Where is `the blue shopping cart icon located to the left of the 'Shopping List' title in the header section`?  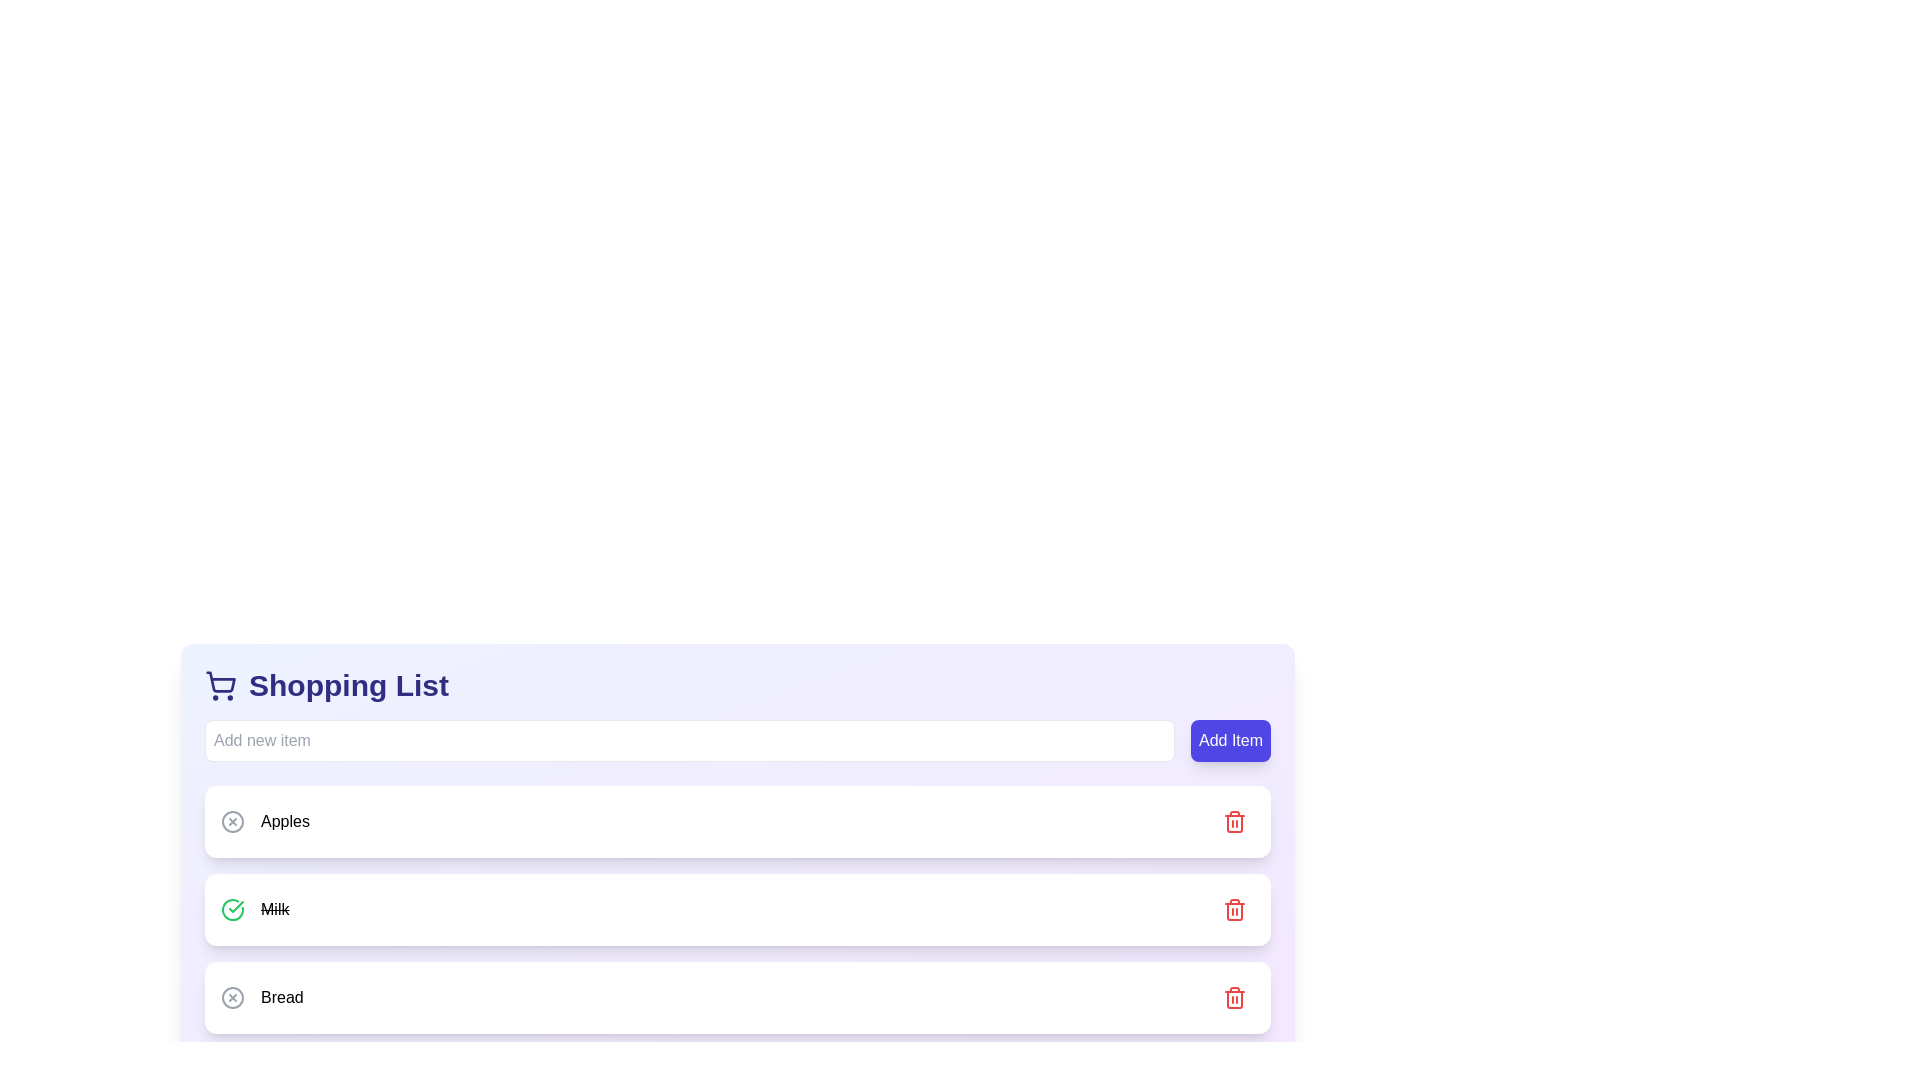 the blue shopping cart icon located to the left of the 'Shopping List' title in the header section is located at coordinates (220, 685).